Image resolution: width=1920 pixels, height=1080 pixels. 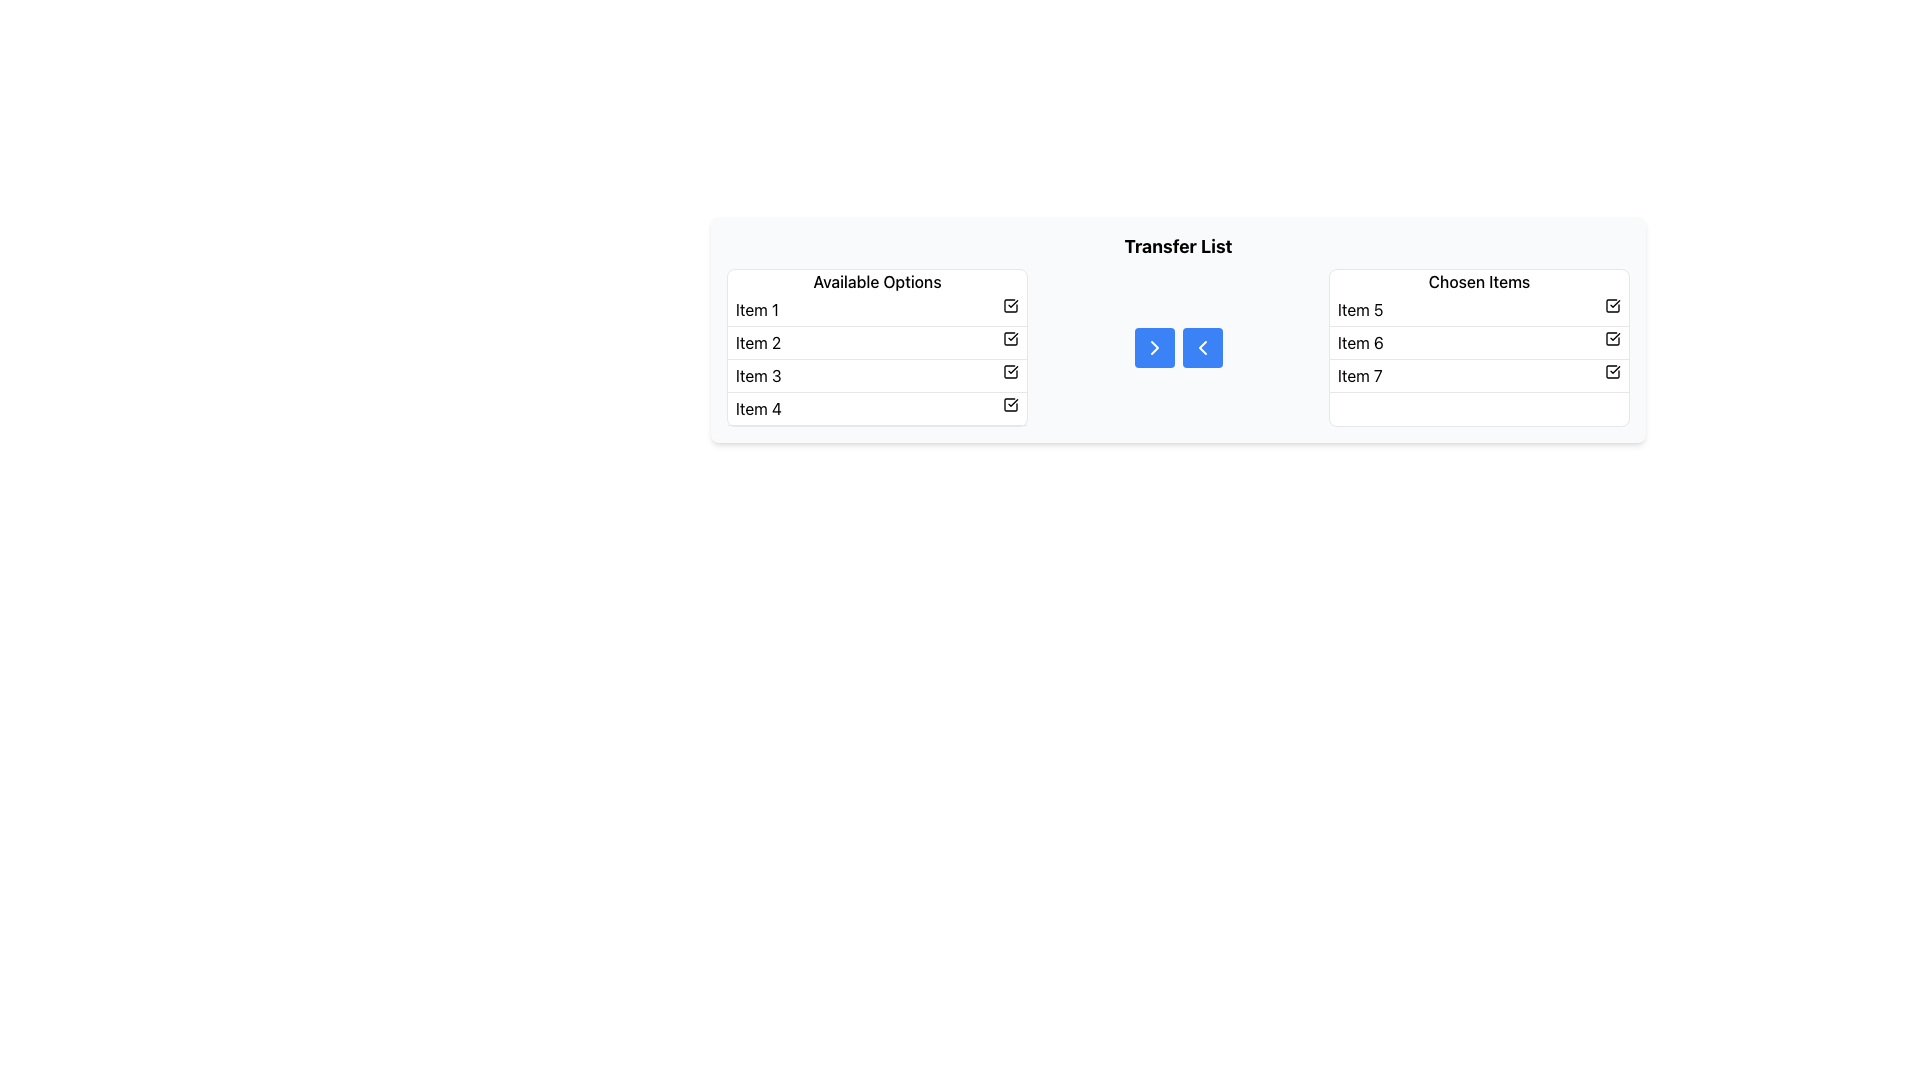 I want to click on the Icon button or checkbox located in the second row of 'Available Options' next to 'Item 2', so click(x=1009, y=338).